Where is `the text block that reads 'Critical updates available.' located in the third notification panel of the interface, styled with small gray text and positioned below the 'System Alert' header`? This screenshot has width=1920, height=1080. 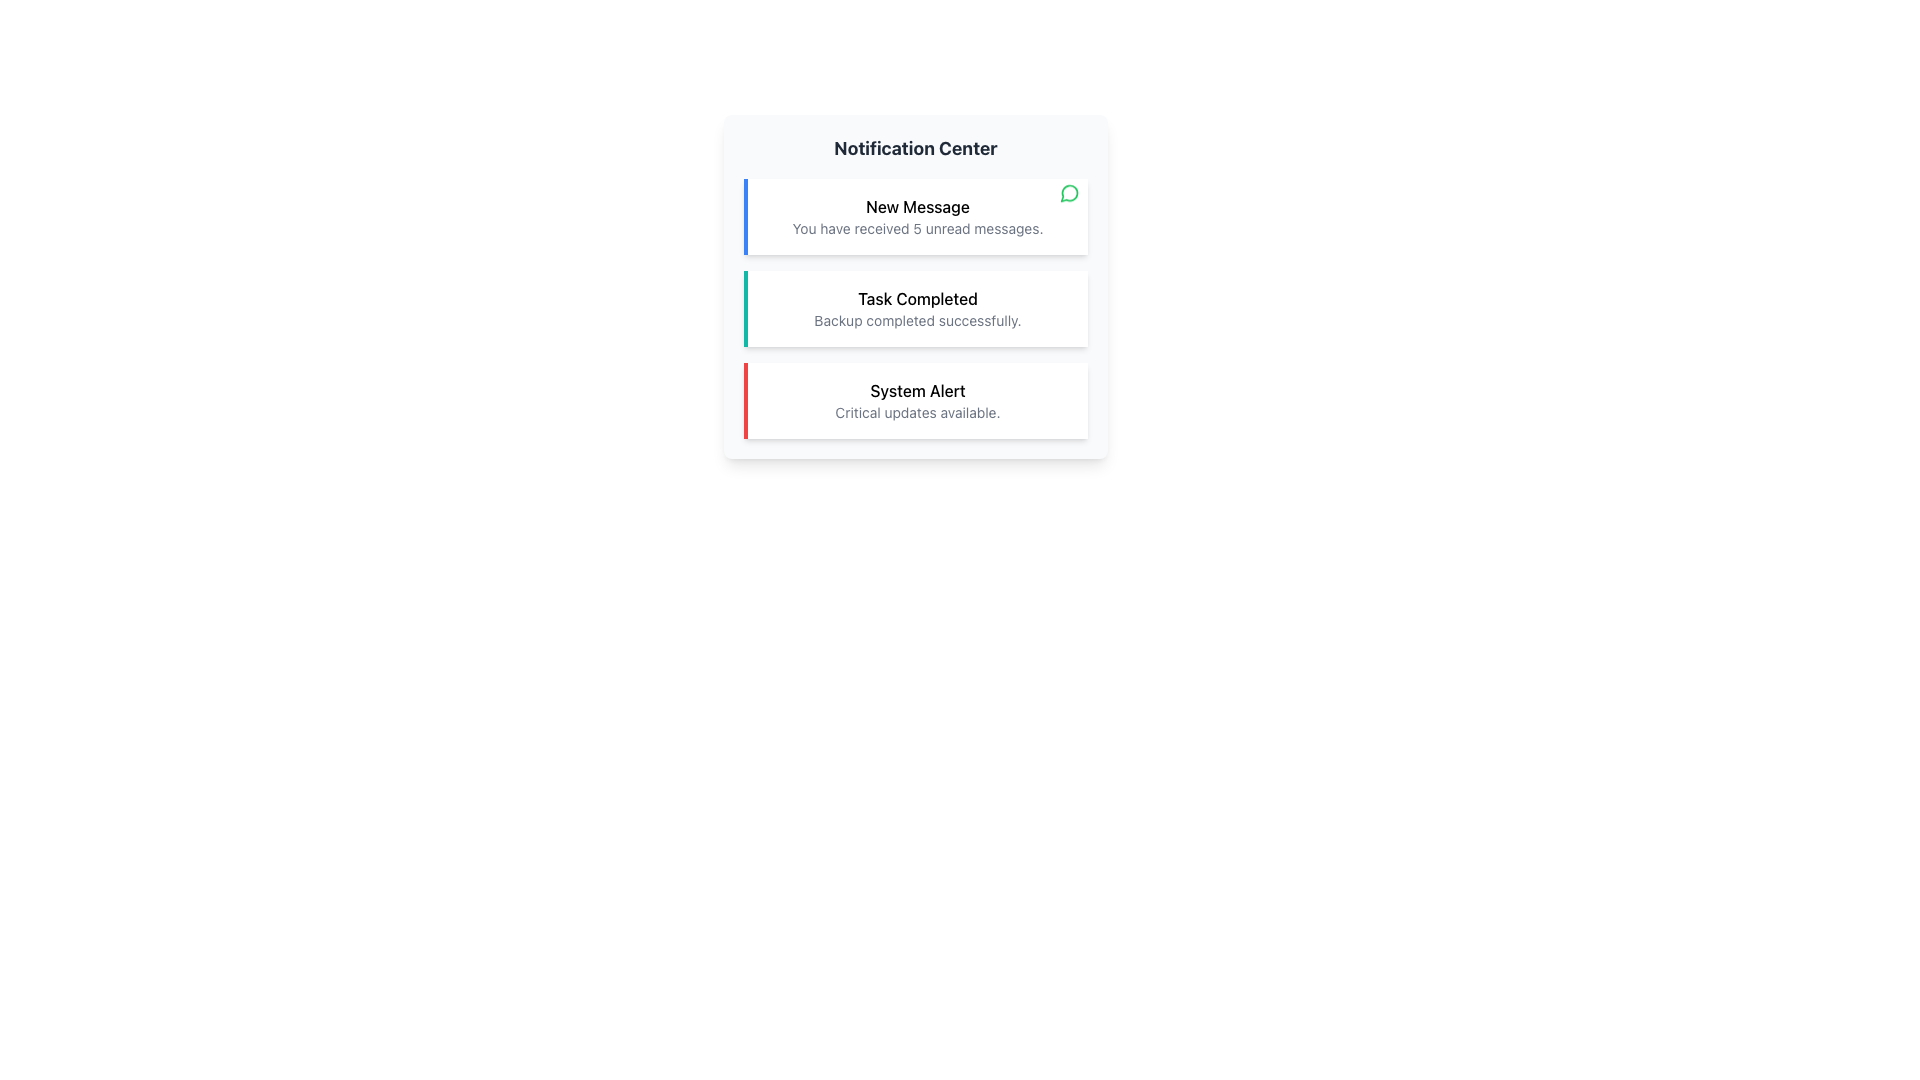 the text block that reads 'Critical updates available.' located in the third notification panel of the interface, styled with small gray text and positioned below the 'System Alert' header is located at coordinates (916, 411).